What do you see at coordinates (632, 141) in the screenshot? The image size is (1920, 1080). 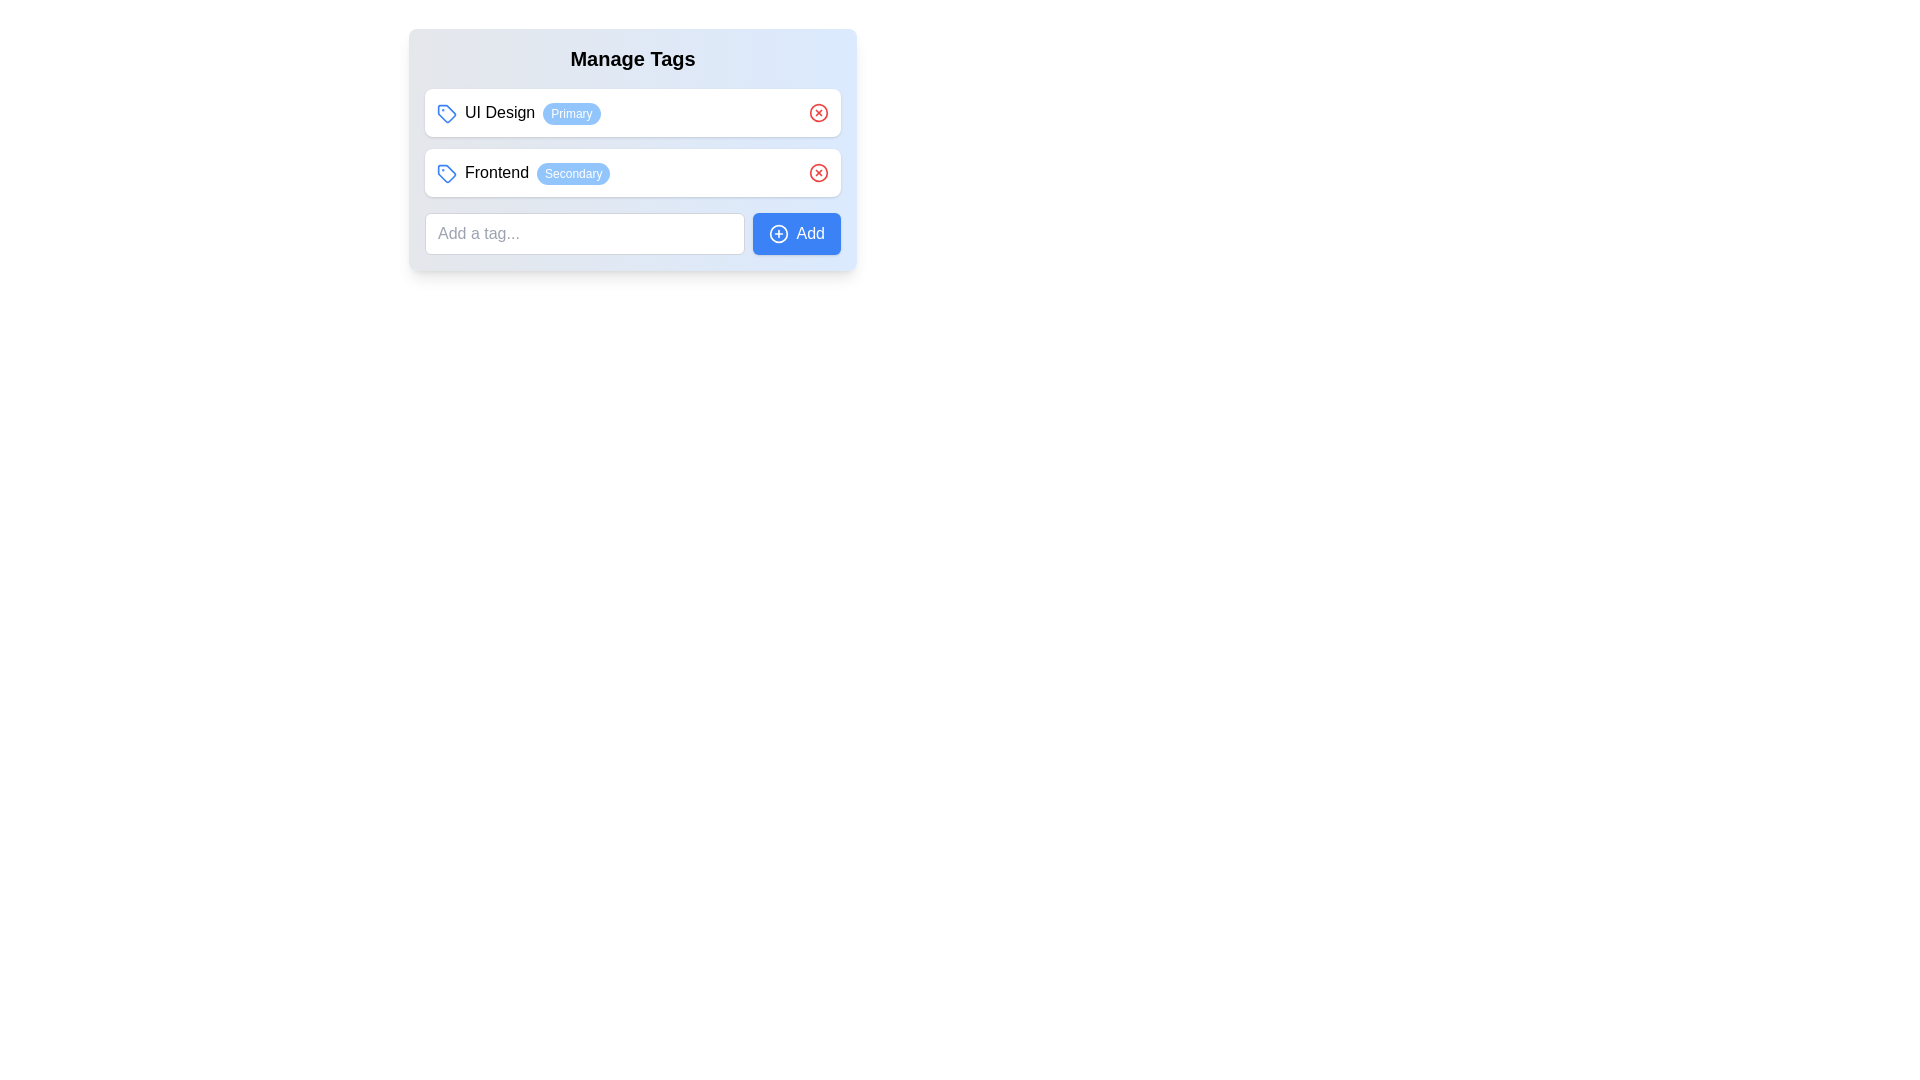 I see `the text within the Grouped data rows that includes 'UI Design - Primary' and 'Frontend - Secondary'` at bounding box center [632, 141].